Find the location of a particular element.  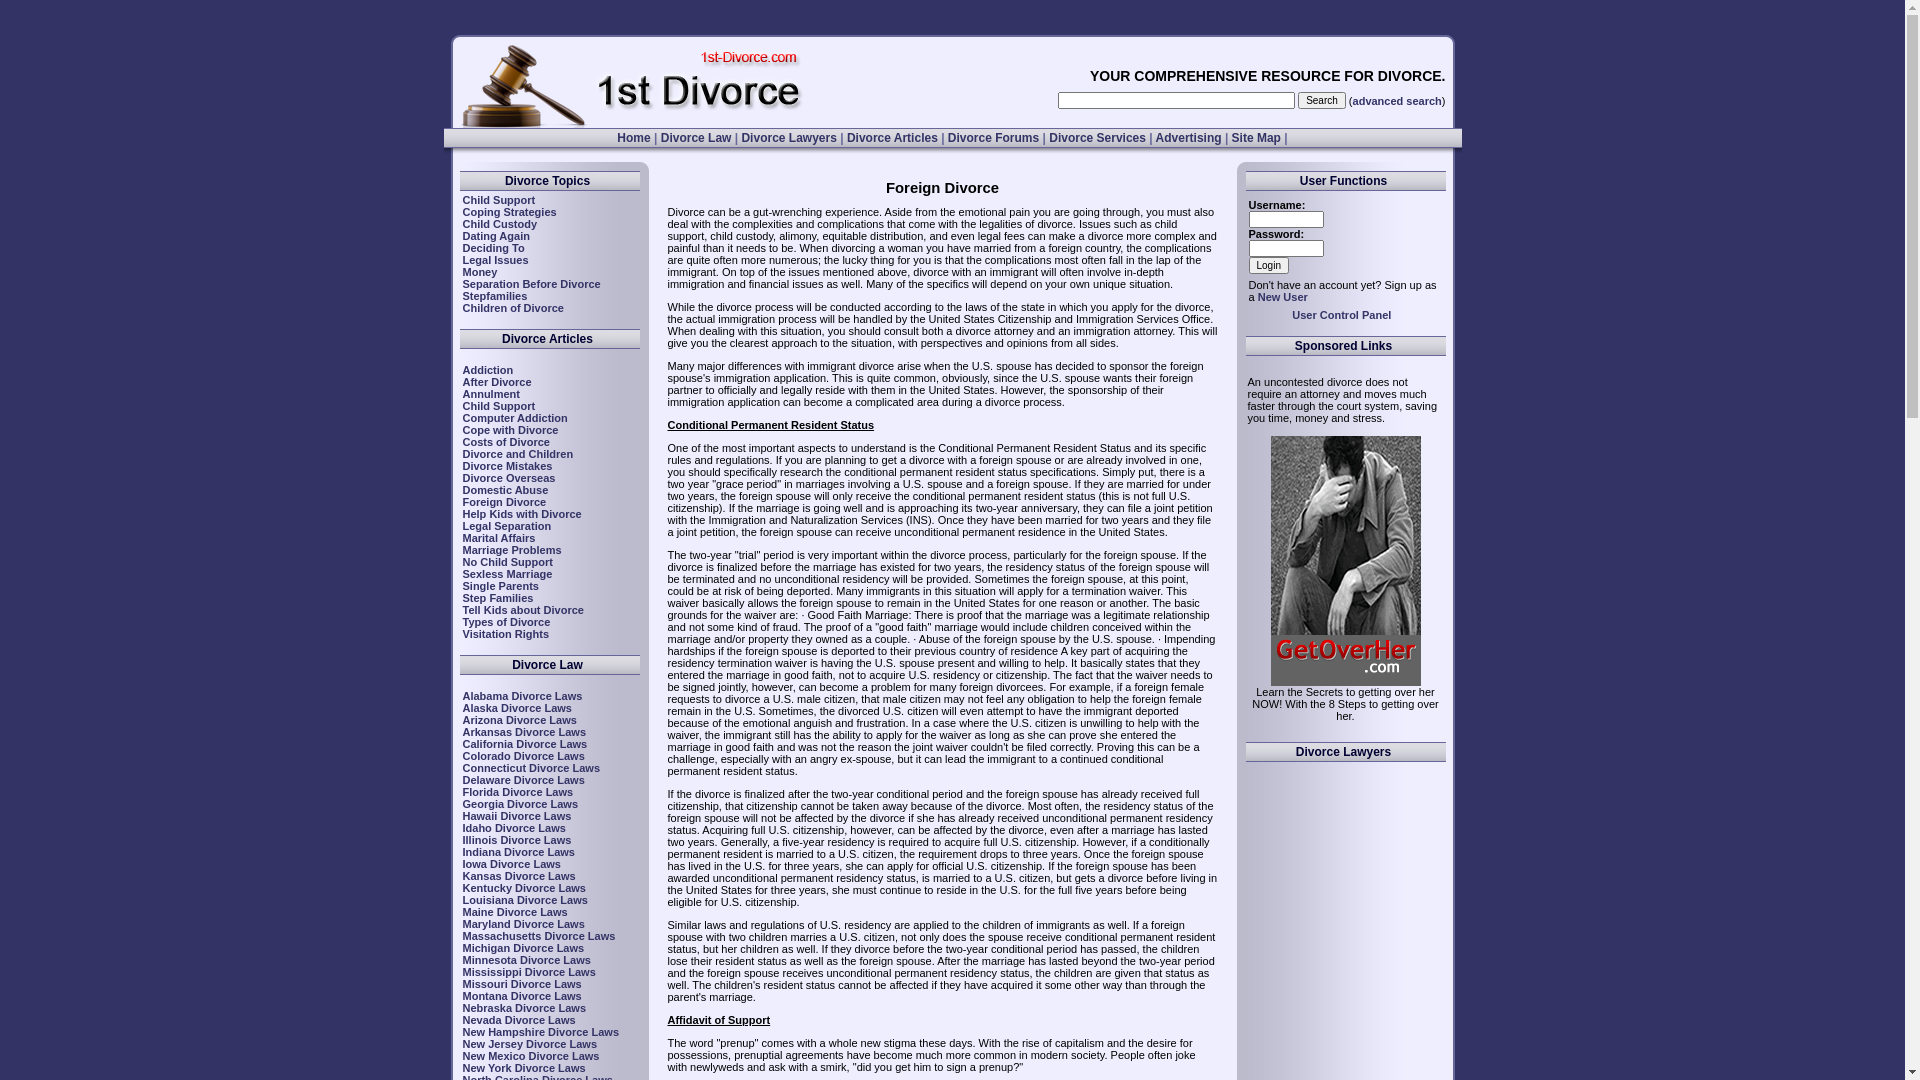

'Montana Divorce Laws' is located at coordinates (521, 995).